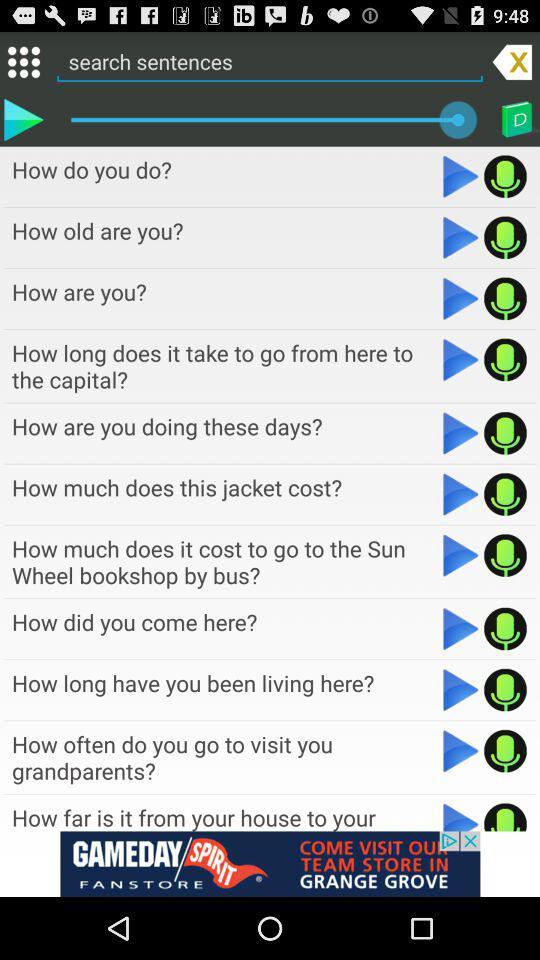 Image resolution: width=540 pixels, height=960 pixels. I want to click on play, so click(461, 359).